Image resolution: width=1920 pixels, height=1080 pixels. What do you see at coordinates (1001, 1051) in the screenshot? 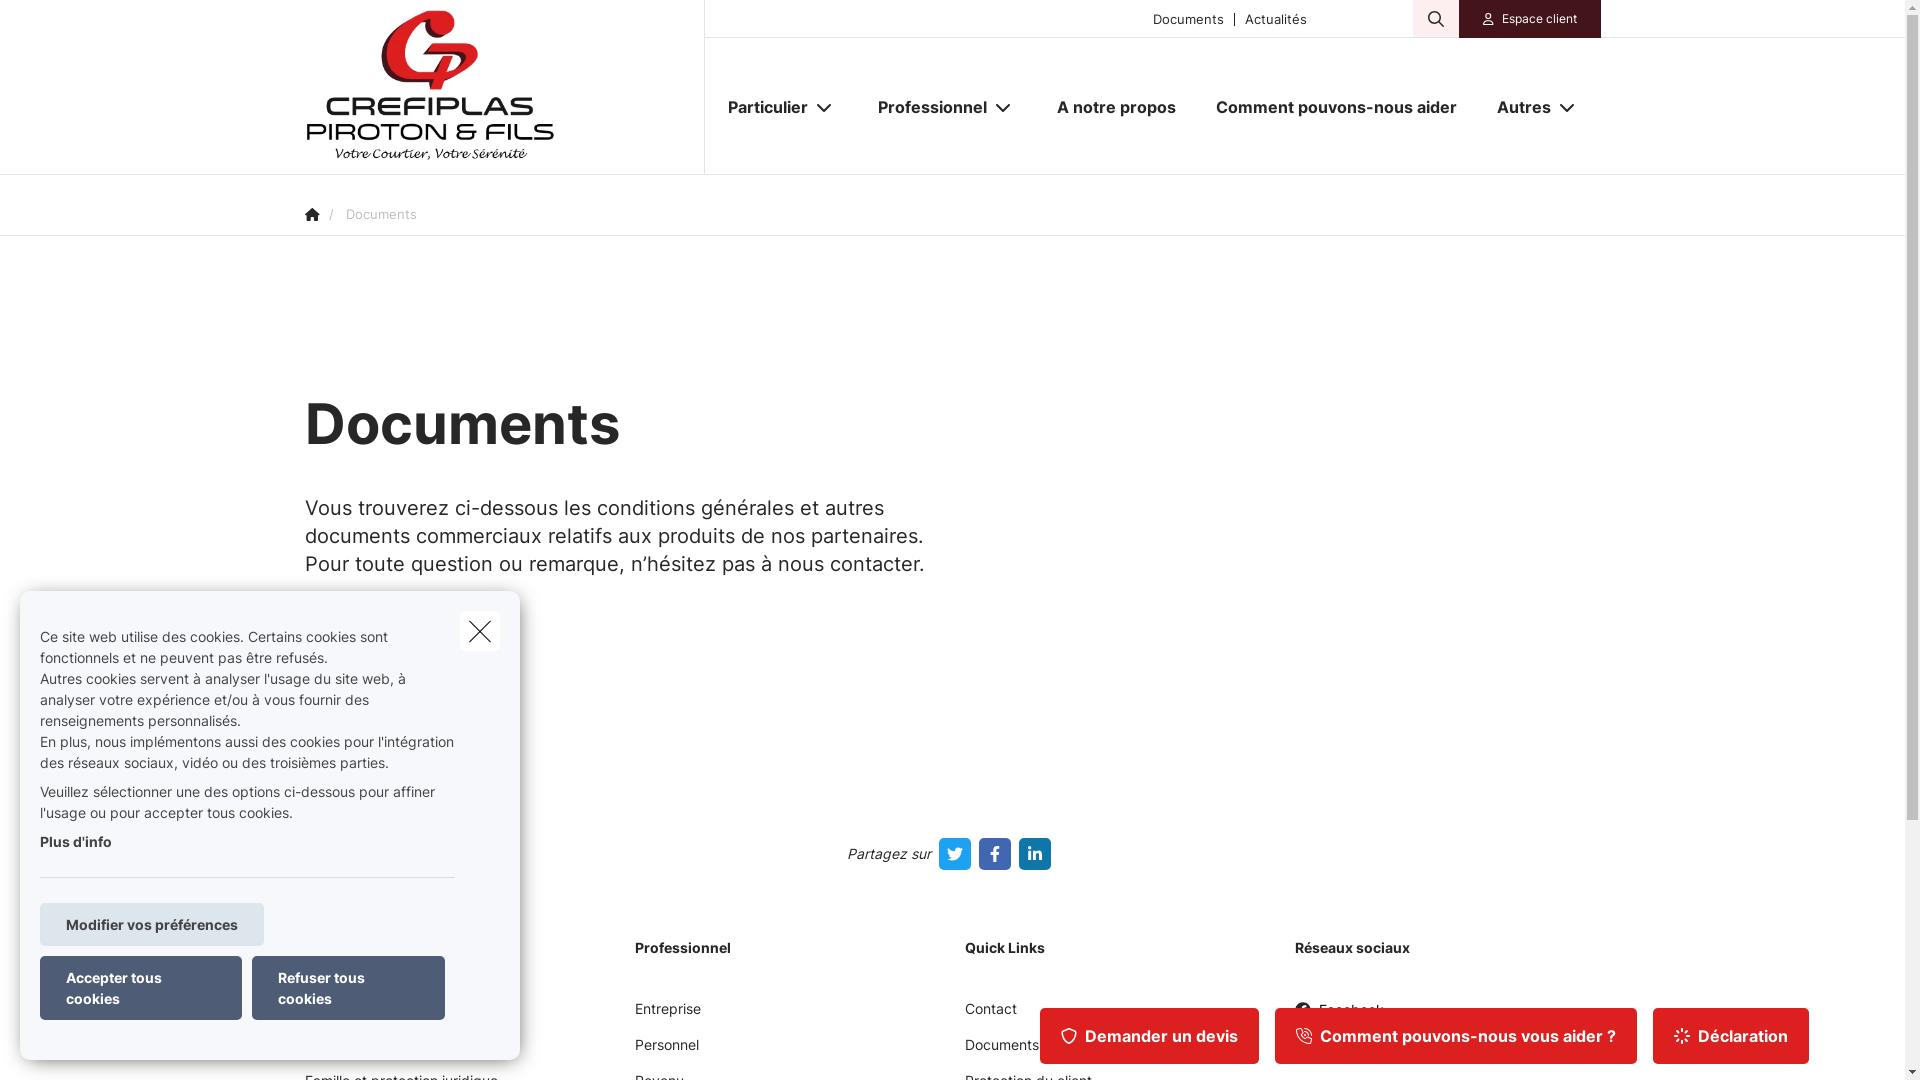
I see `'Documents'` at bounding box center [1001, 1051].